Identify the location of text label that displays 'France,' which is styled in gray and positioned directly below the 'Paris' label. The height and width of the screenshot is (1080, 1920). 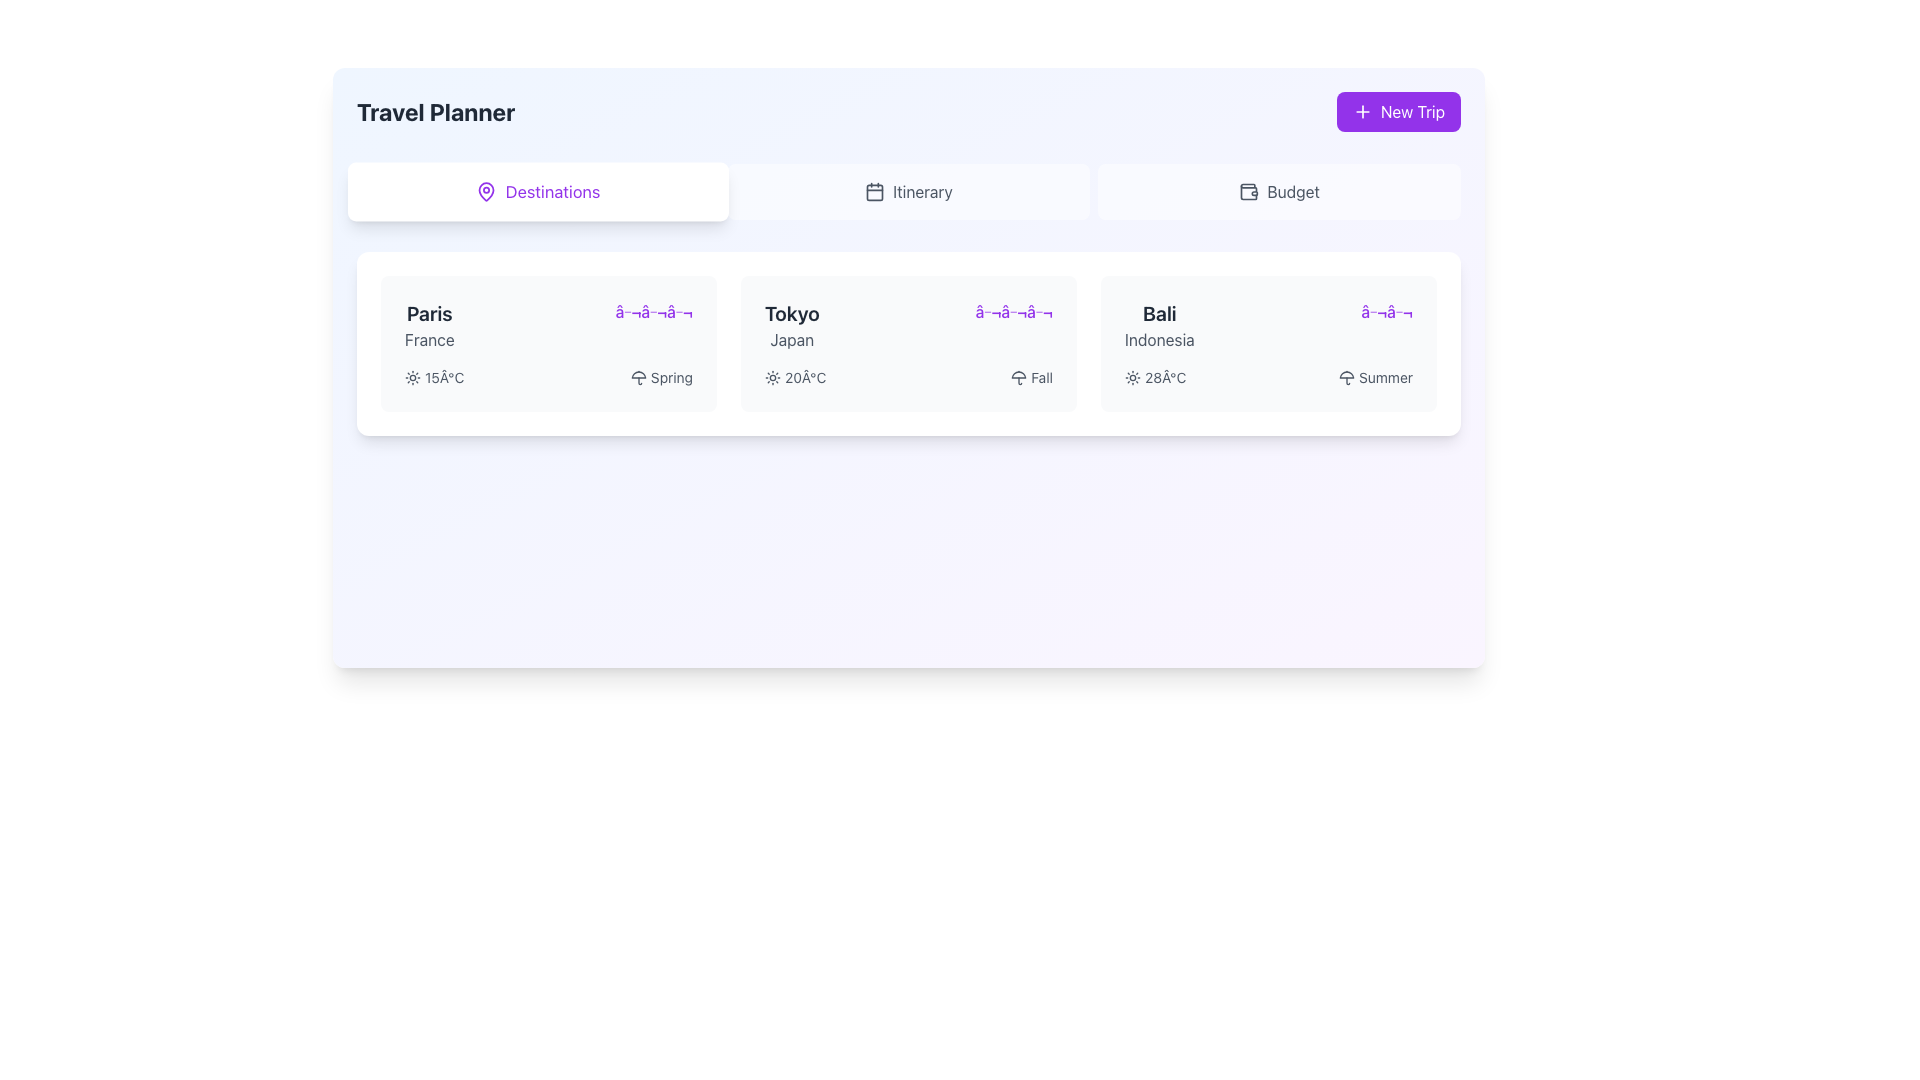
(428, 338).